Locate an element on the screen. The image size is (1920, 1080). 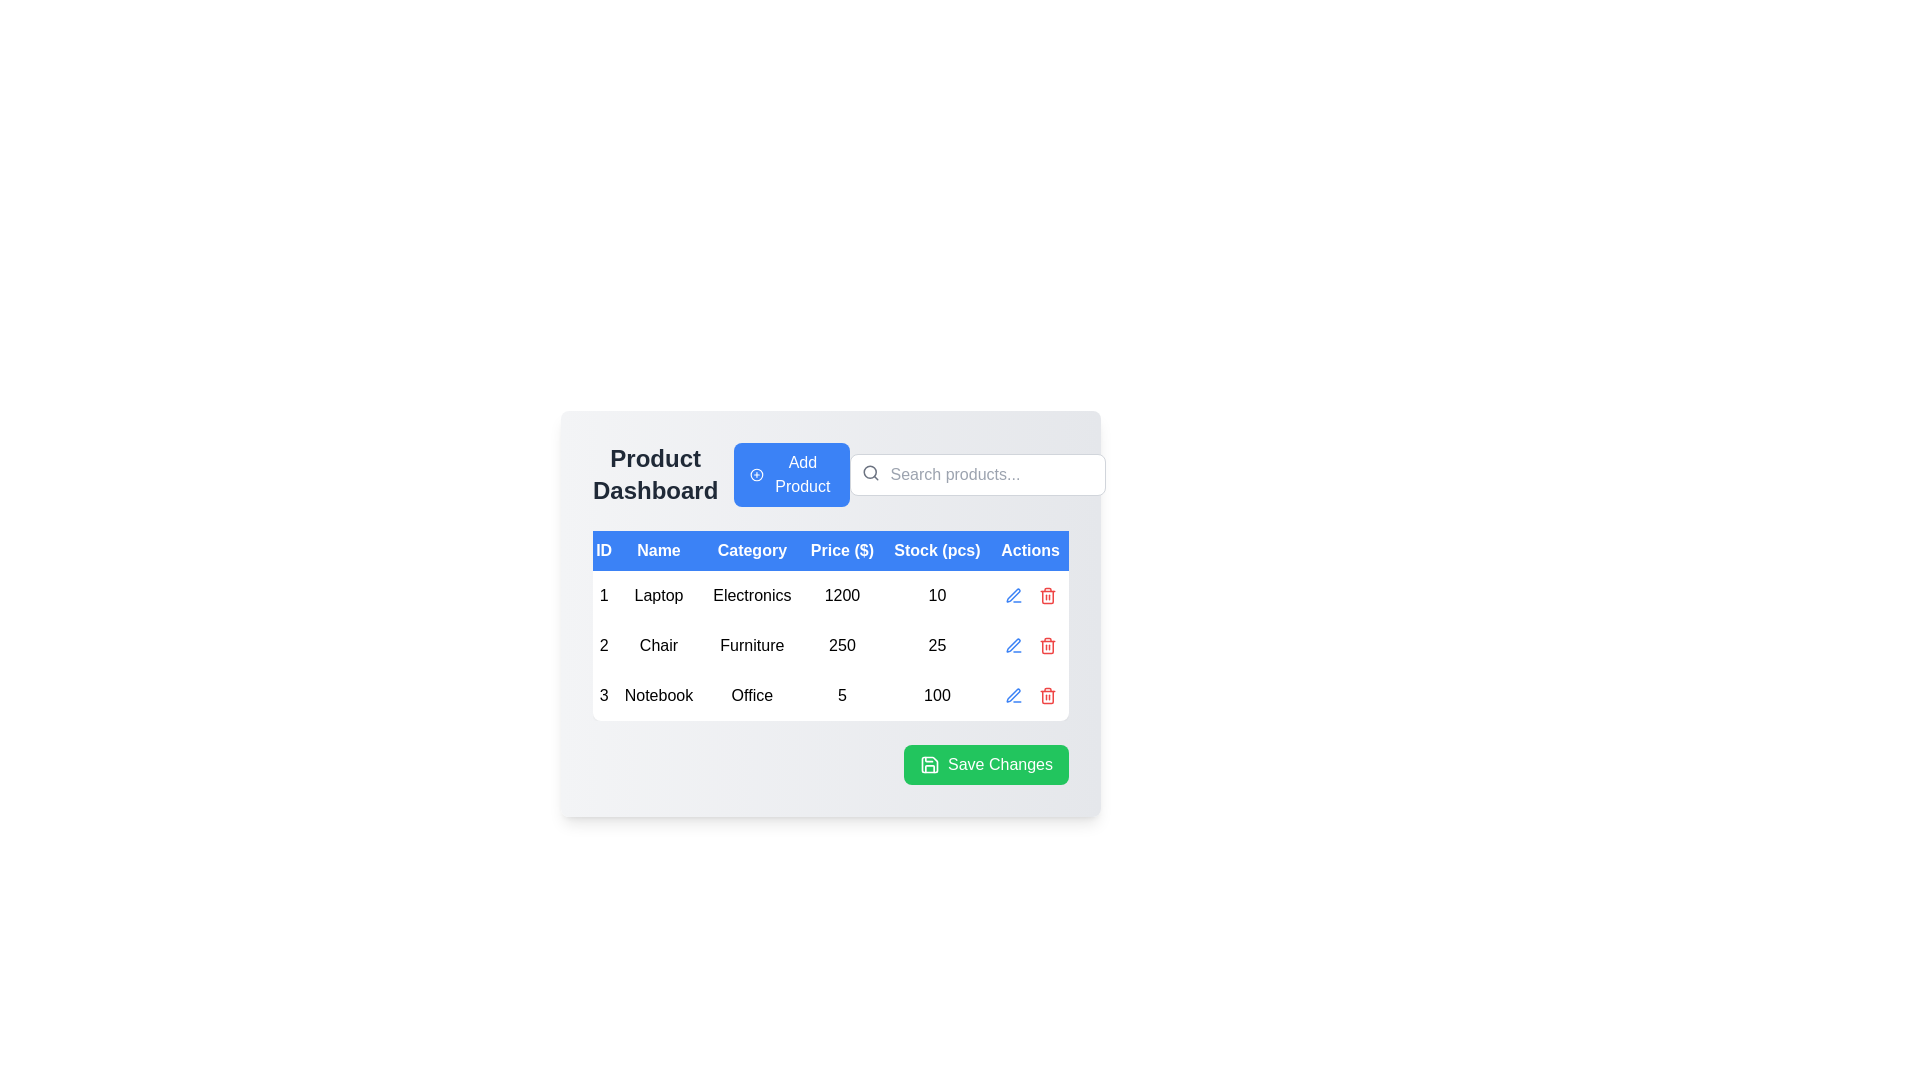
the text label displaying 'Chair' in black text, located in the second row of the table under the 'Name' column is located at coordinates (658, 645).